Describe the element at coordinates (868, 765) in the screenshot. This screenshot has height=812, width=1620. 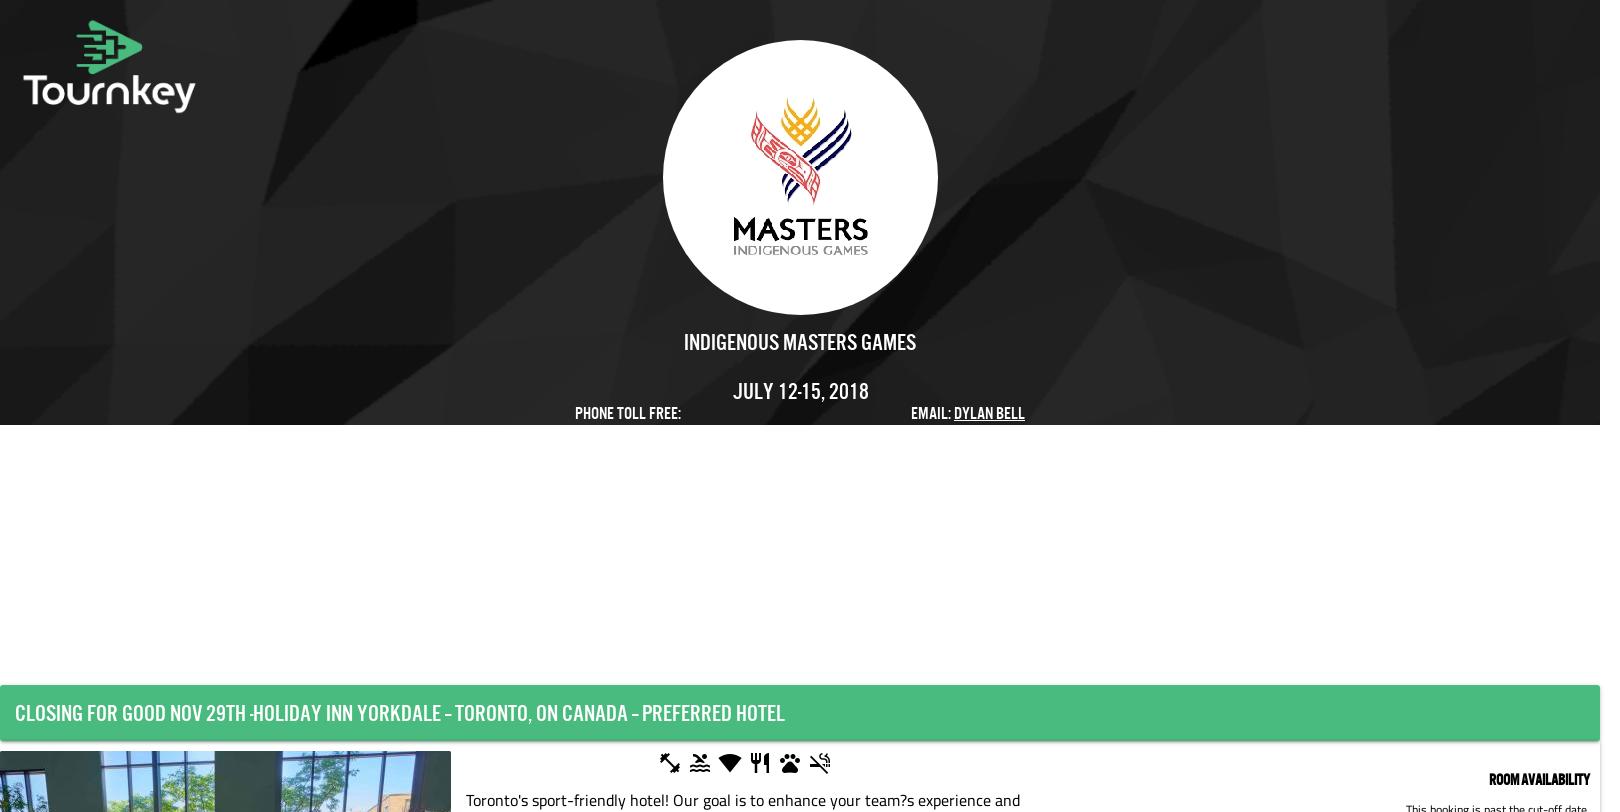
I see `'Pet Friendly'` at that location.